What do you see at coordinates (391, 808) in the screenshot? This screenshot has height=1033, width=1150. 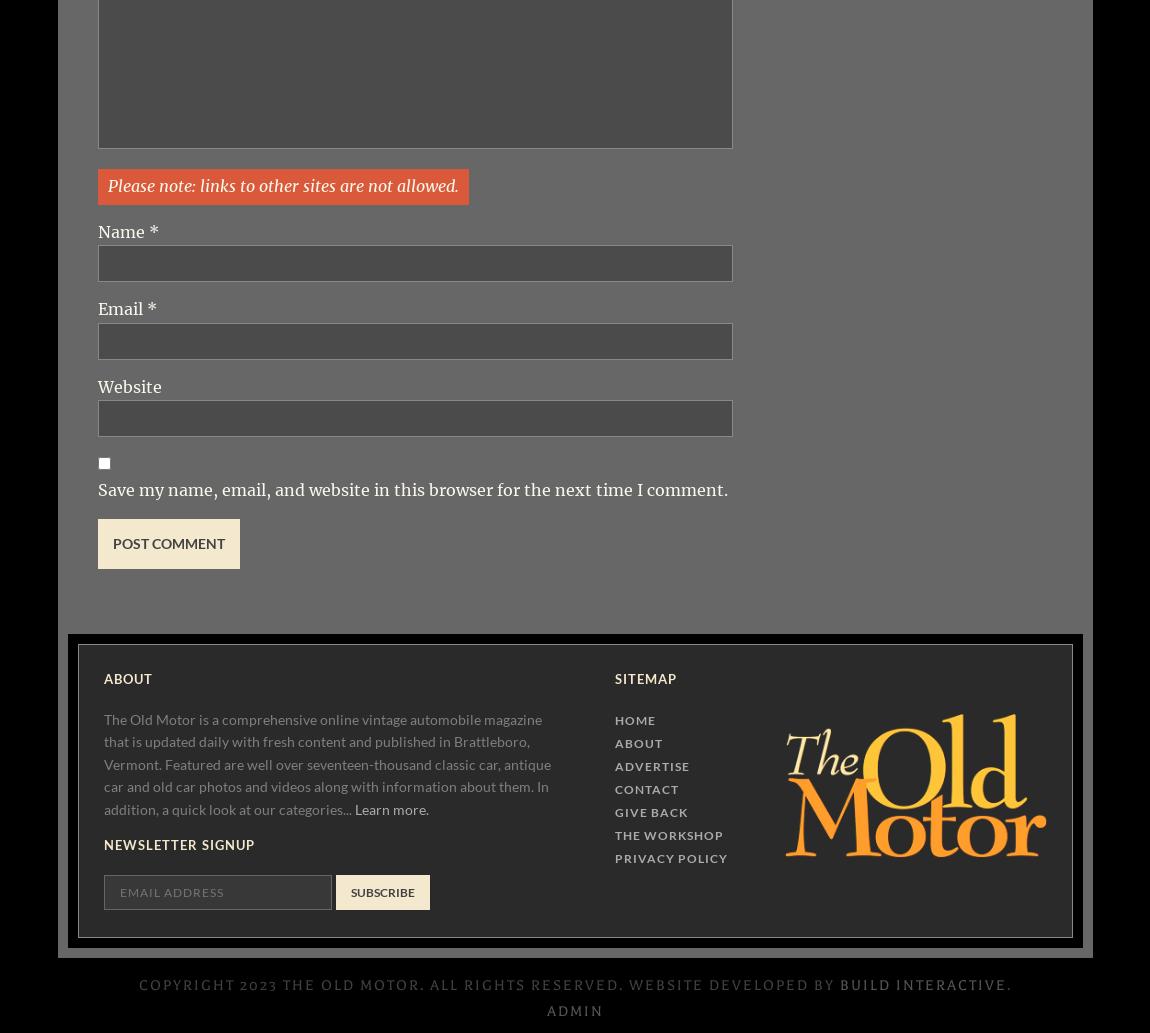 I see `'Learn more.'` at bounding box center [391, 808].